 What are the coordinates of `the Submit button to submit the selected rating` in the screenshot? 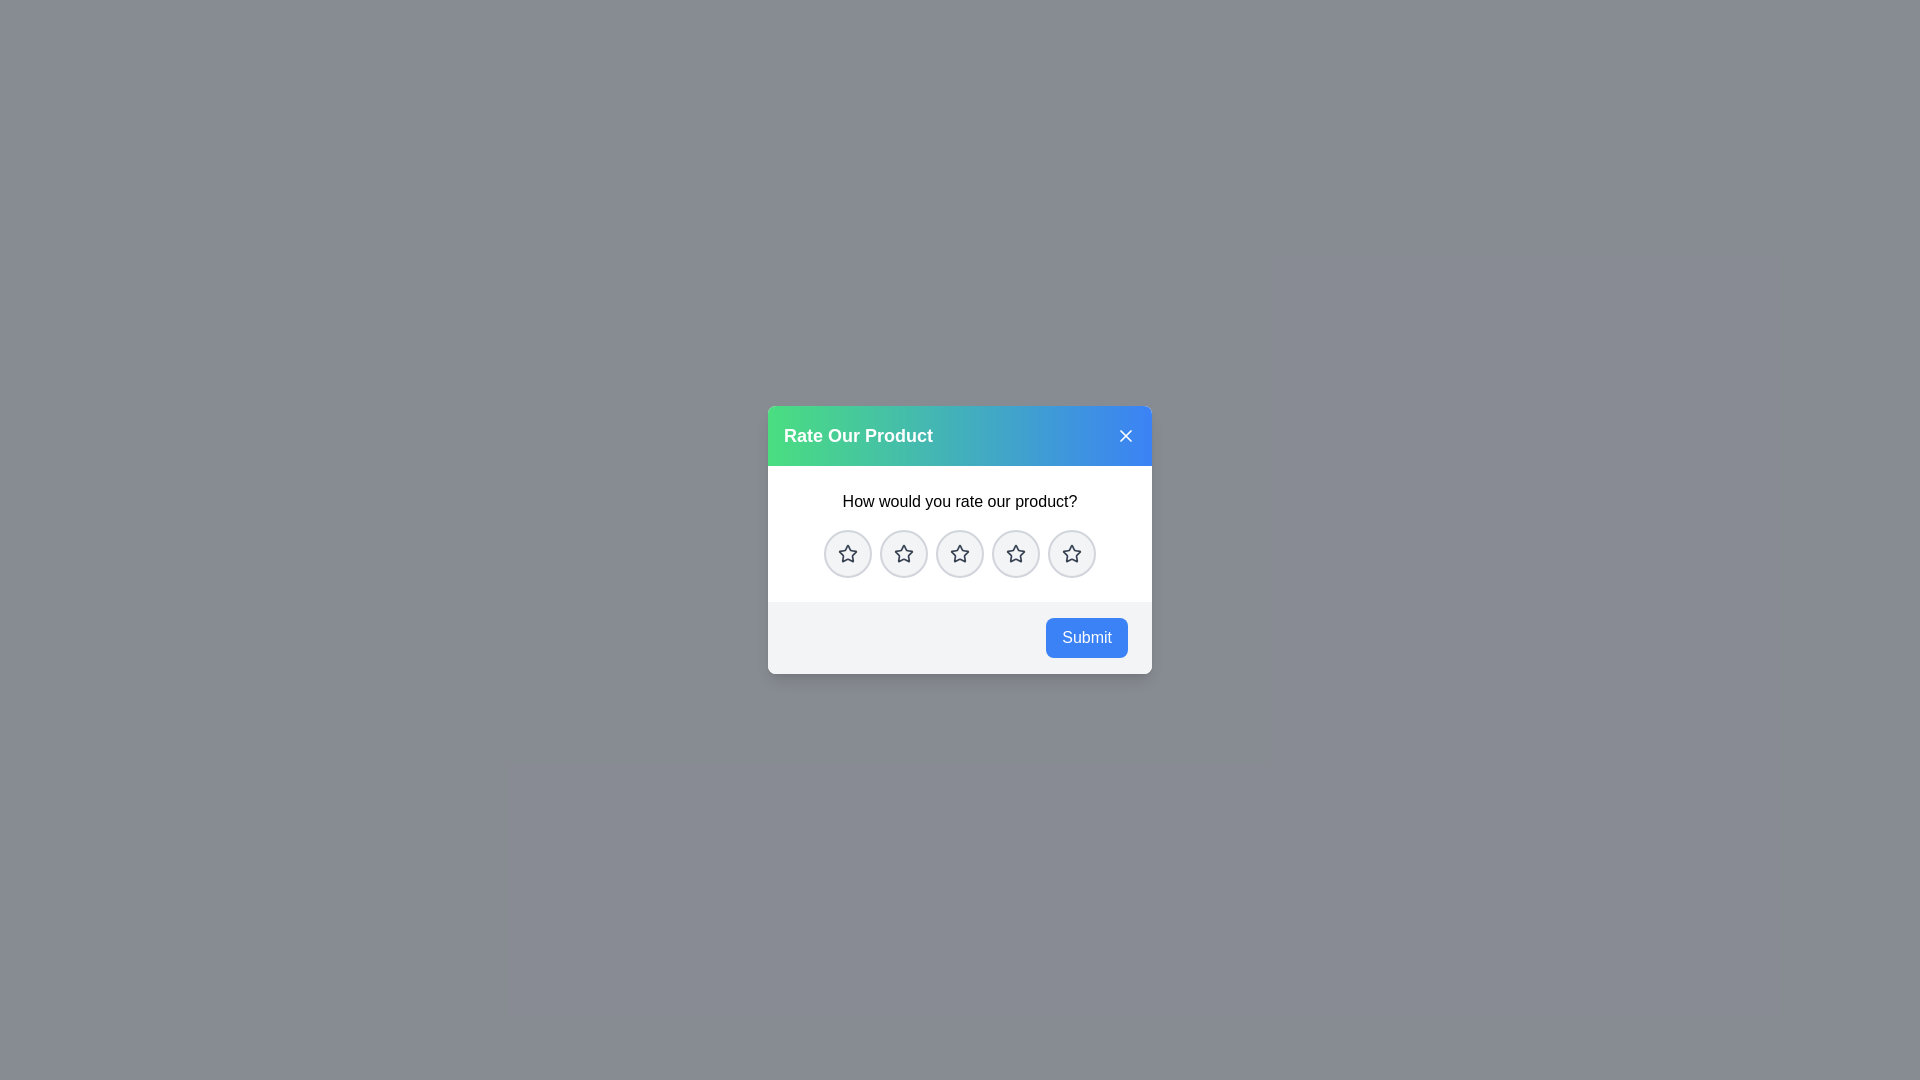 It's located at (1085, 637).